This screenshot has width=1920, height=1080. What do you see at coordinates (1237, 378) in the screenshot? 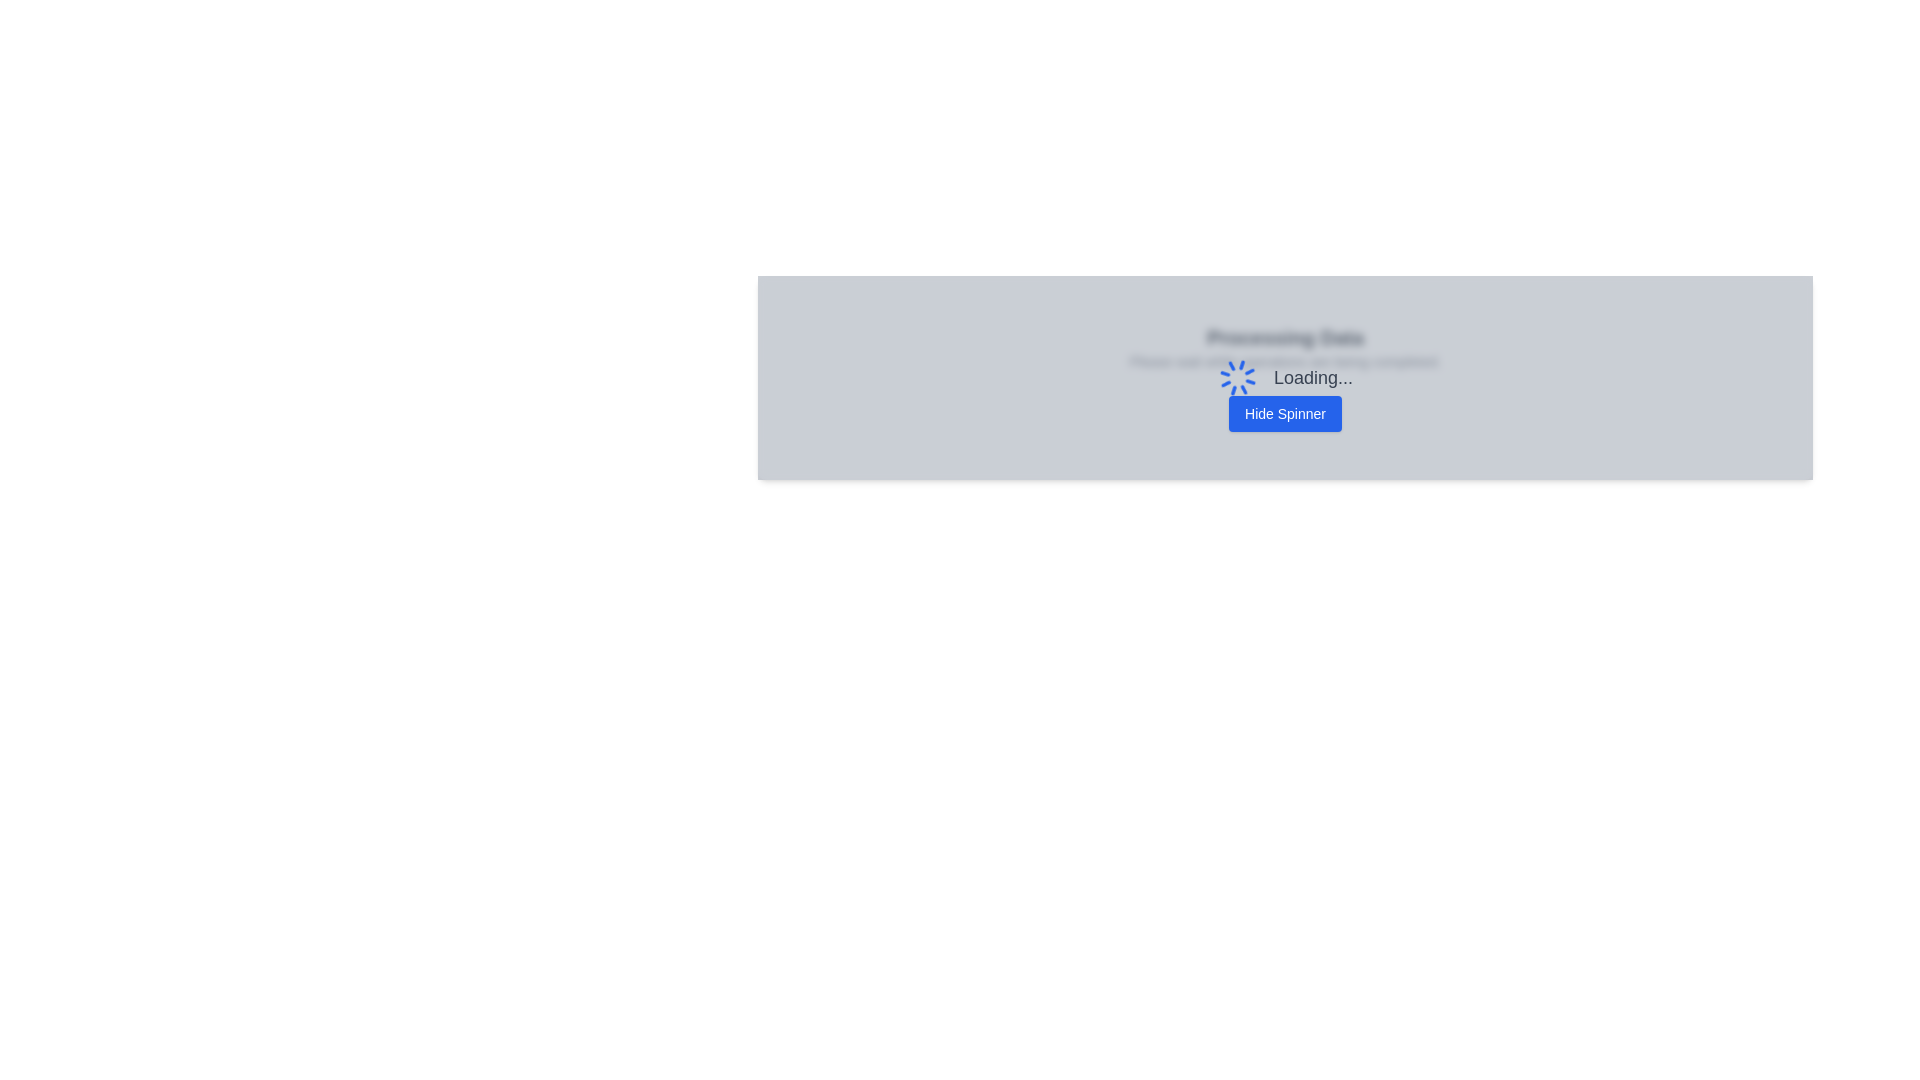
I see `the circular animated loader/spinner icon, which is blue and displayed against a semi-transparent gray background, located at the center of the overlay` at bounding box center [1237, 378].